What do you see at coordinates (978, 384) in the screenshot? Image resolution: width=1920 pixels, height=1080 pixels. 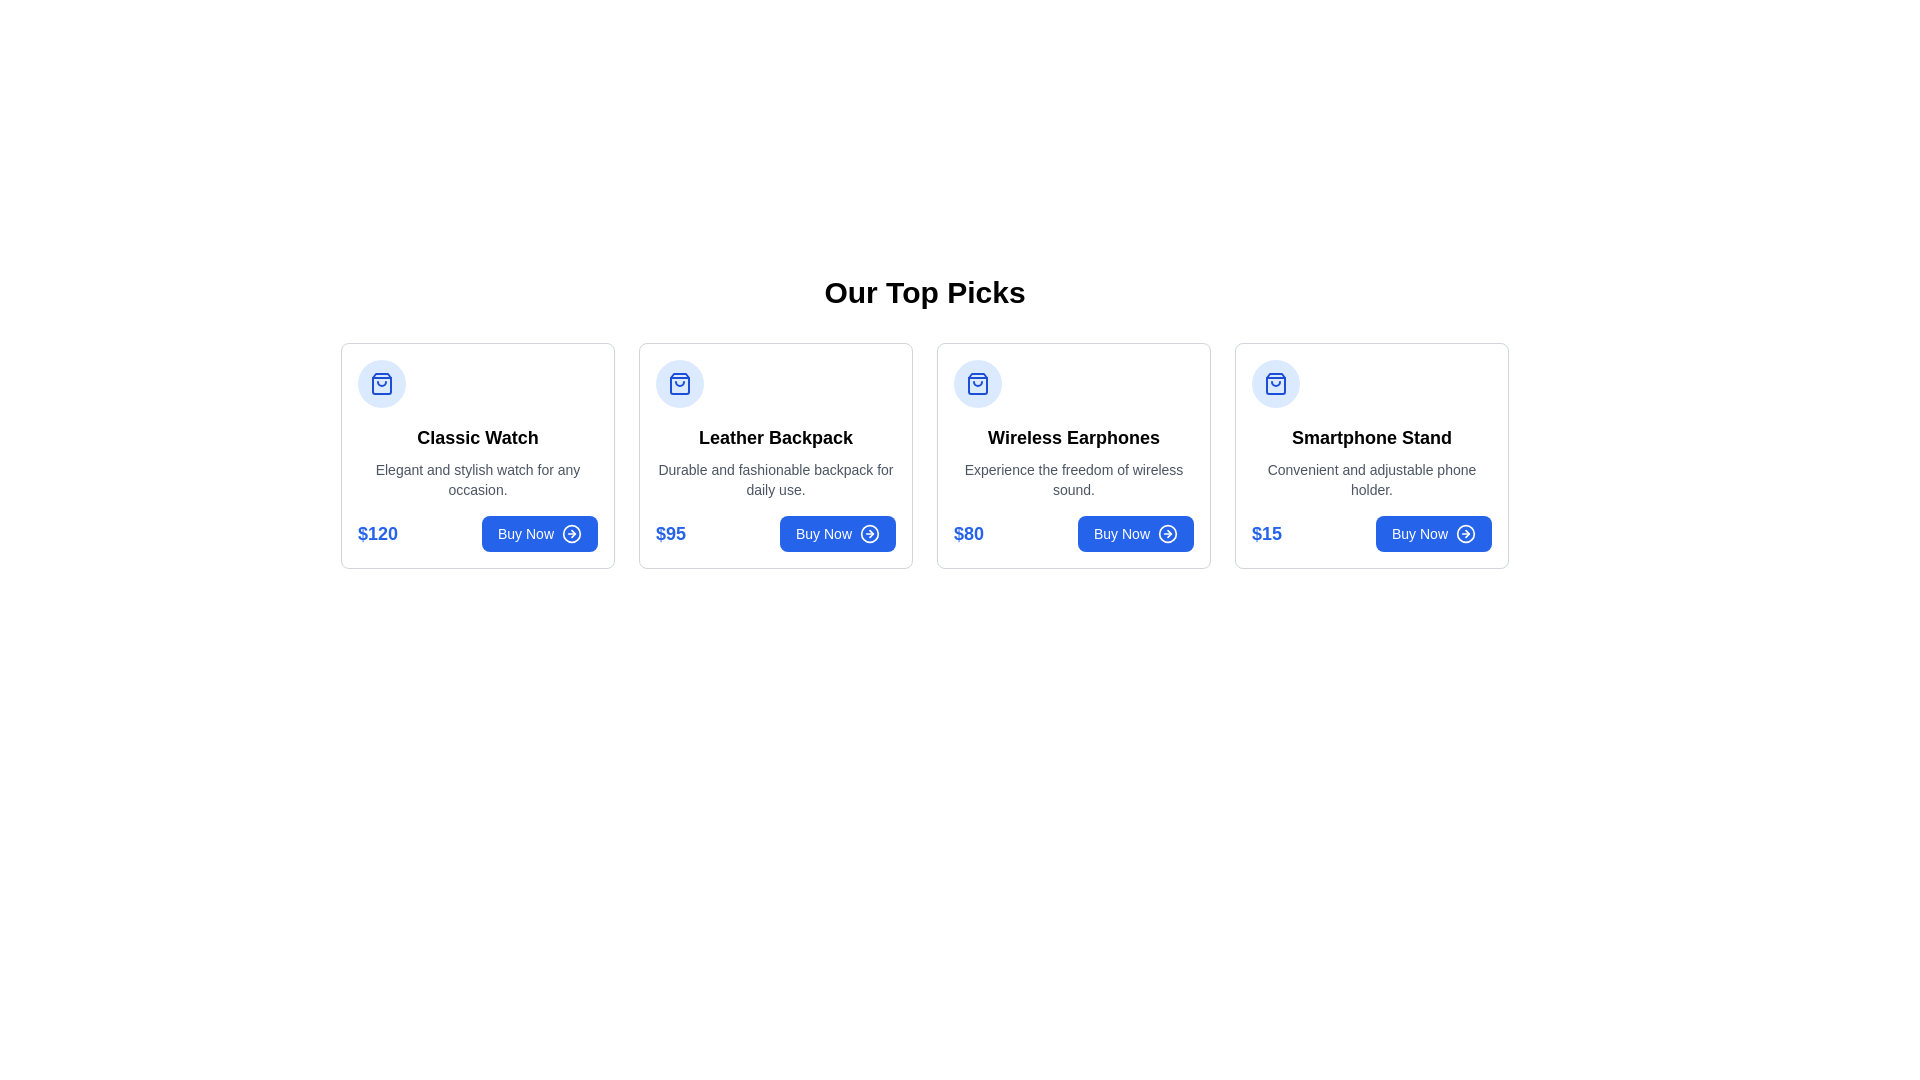 I see `the shopping bag icon located at the top-center of the 'Wireless Earphones' card, which is enclosed within a circular light blue background` at bounding box center [978, 384].